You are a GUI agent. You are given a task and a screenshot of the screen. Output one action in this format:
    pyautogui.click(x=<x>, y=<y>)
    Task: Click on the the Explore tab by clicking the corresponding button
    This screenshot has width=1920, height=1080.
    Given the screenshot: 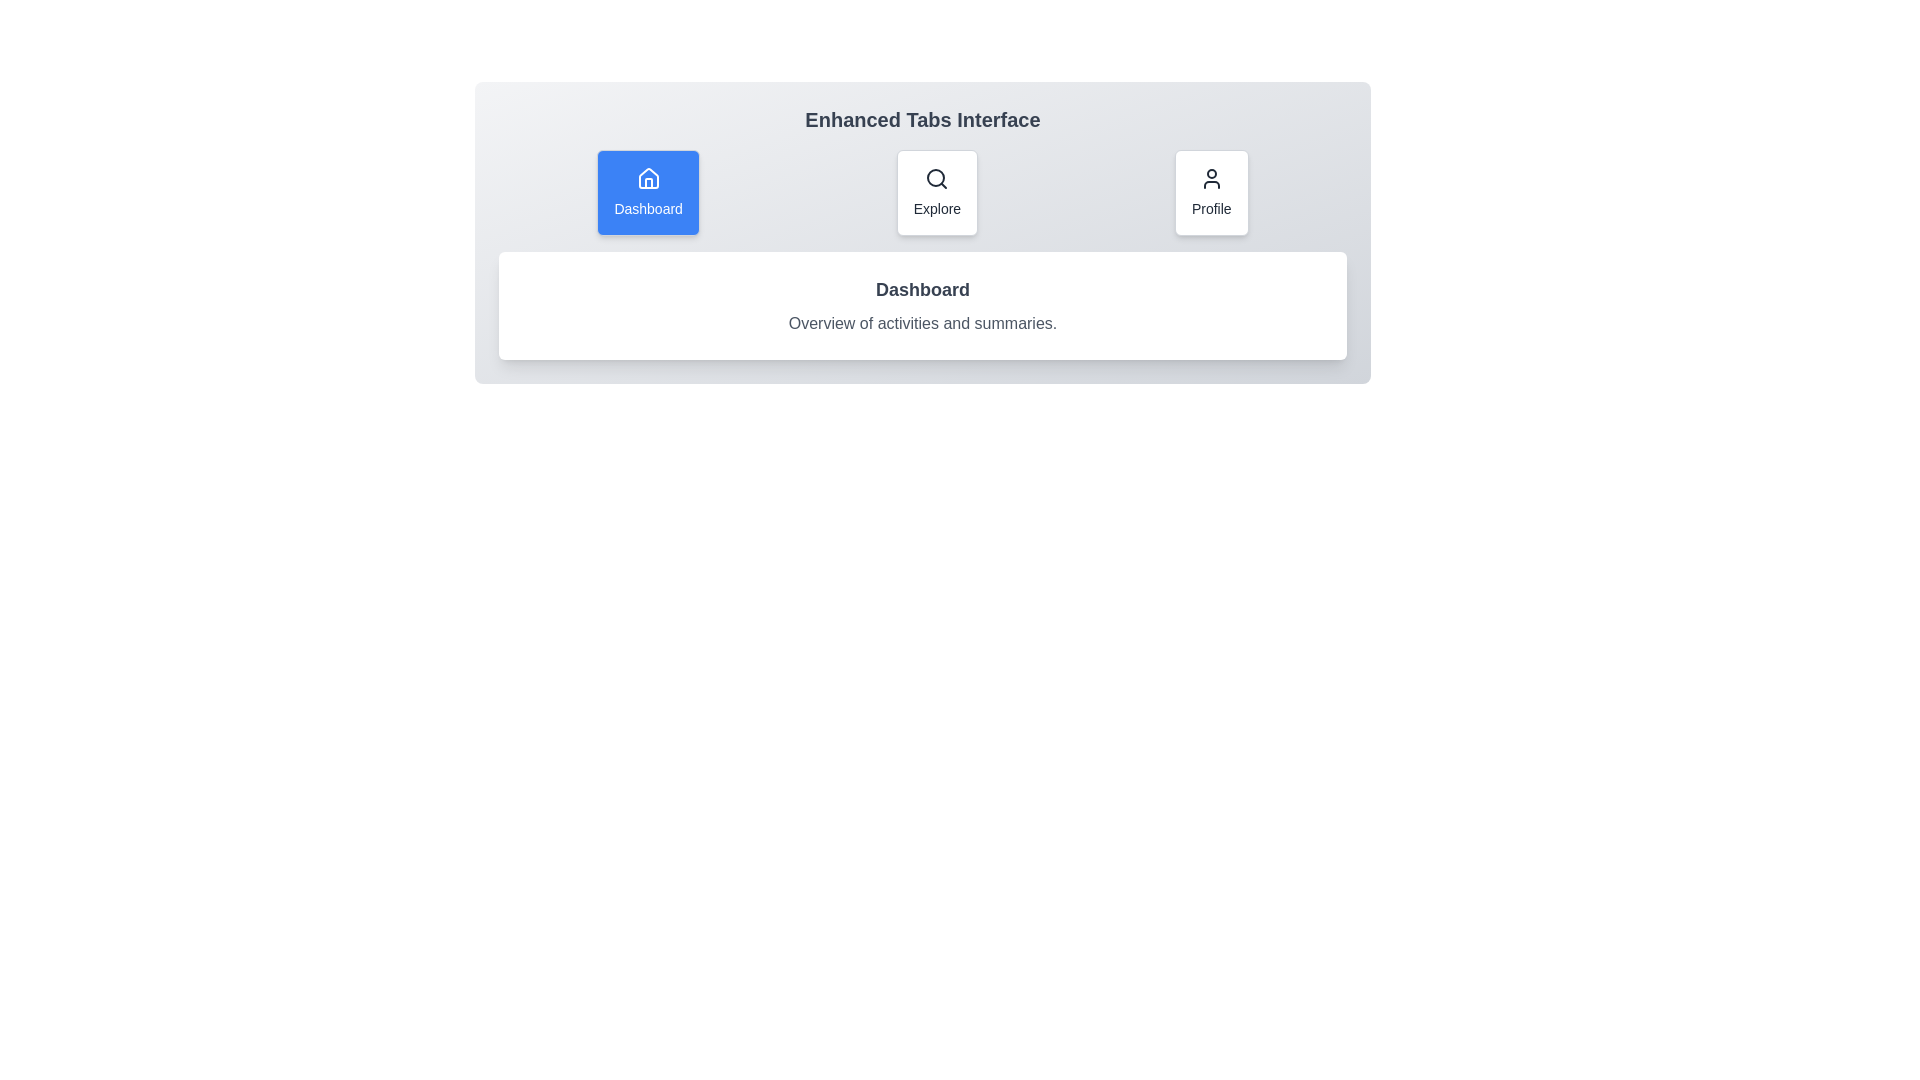 What is the action you would take?
    pyautogui.click(x=936, y=192)
    